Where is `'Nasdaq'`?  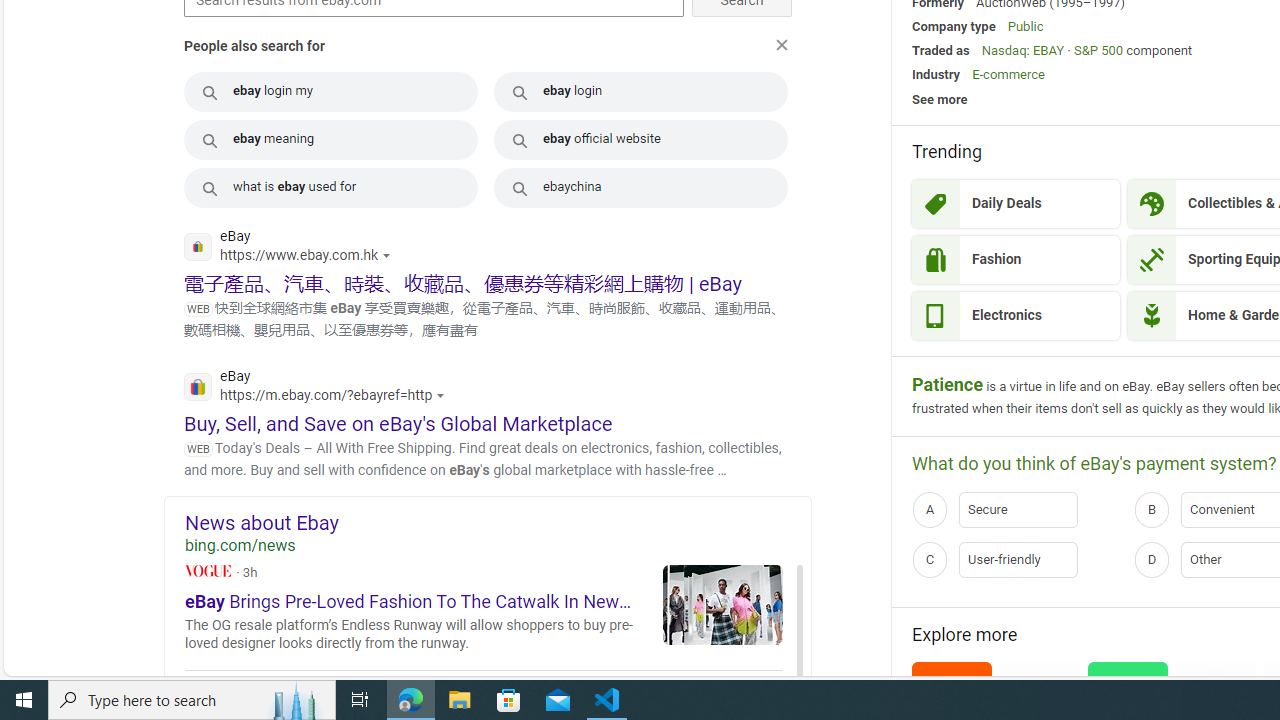 'Nasdaq' is located at coordinates (1003, 49).